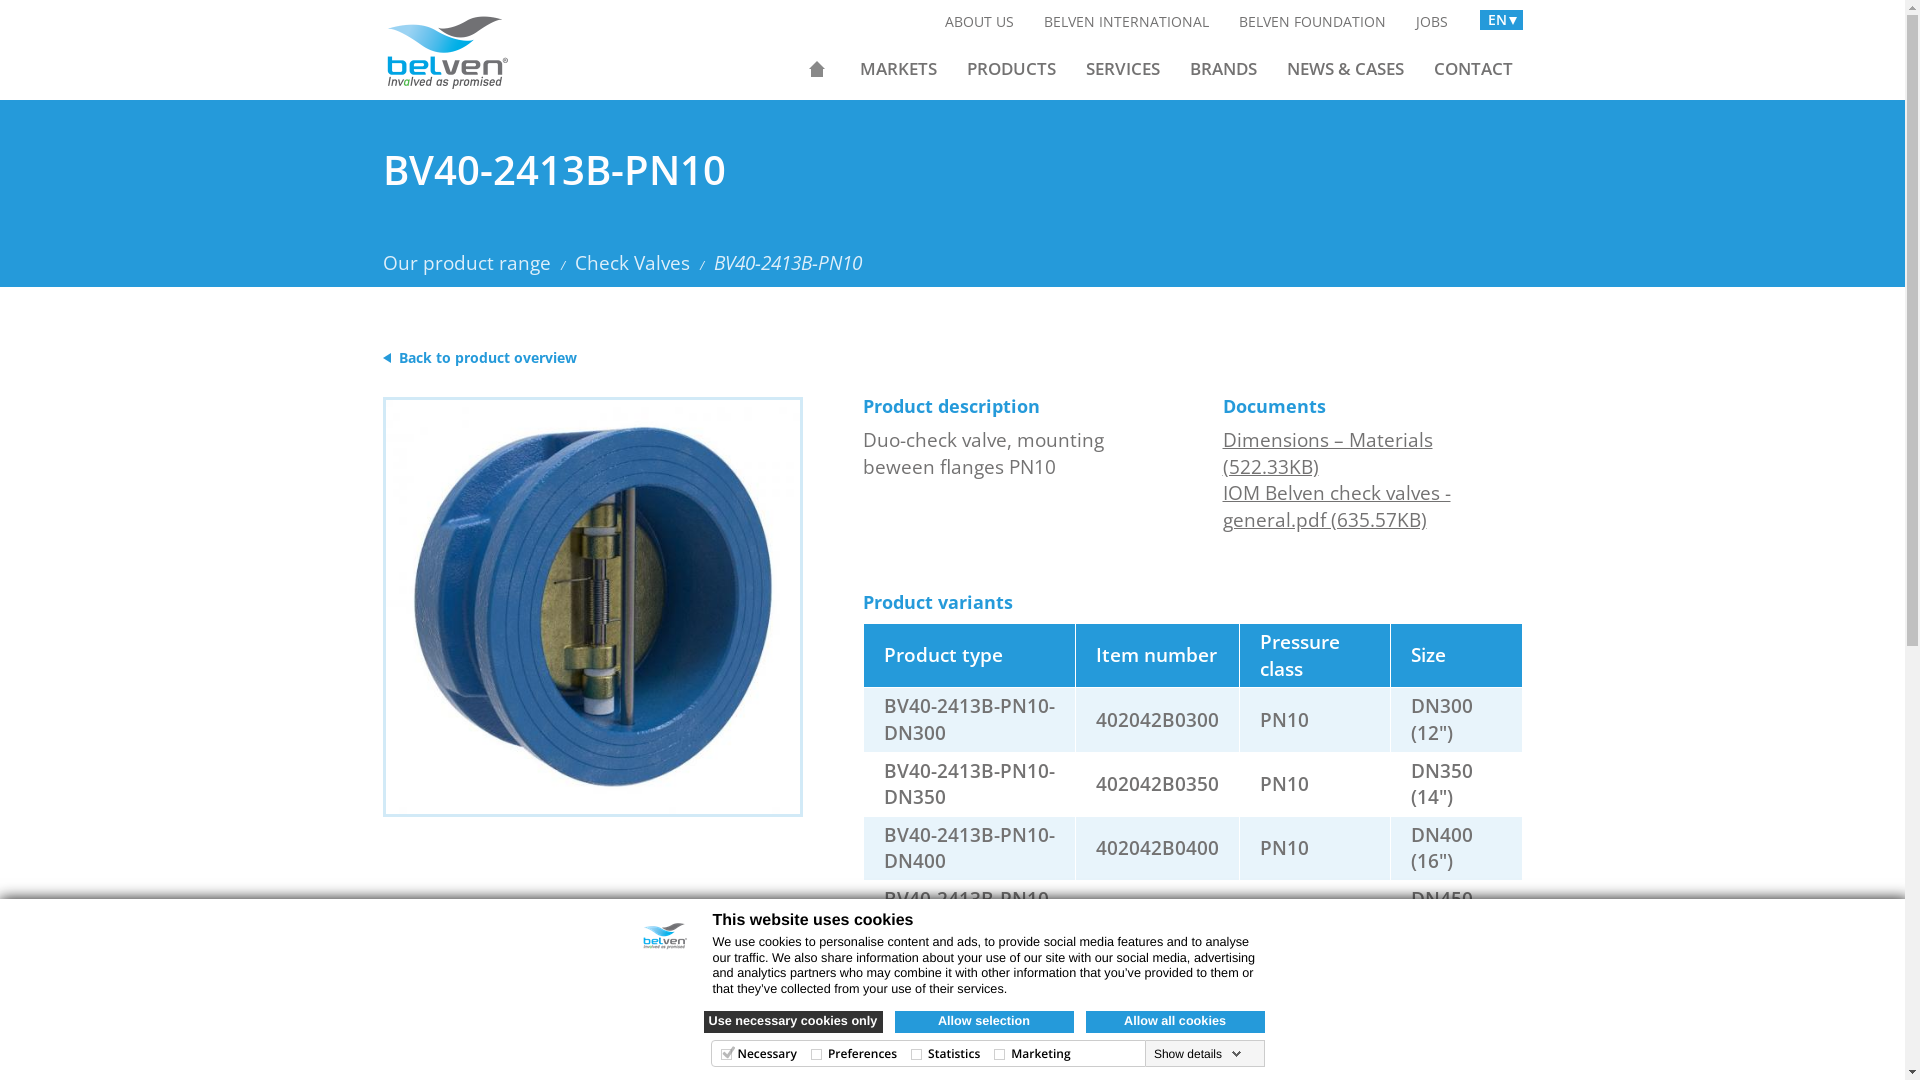  I want to click on 'BRANDS', so click(1222, 67).